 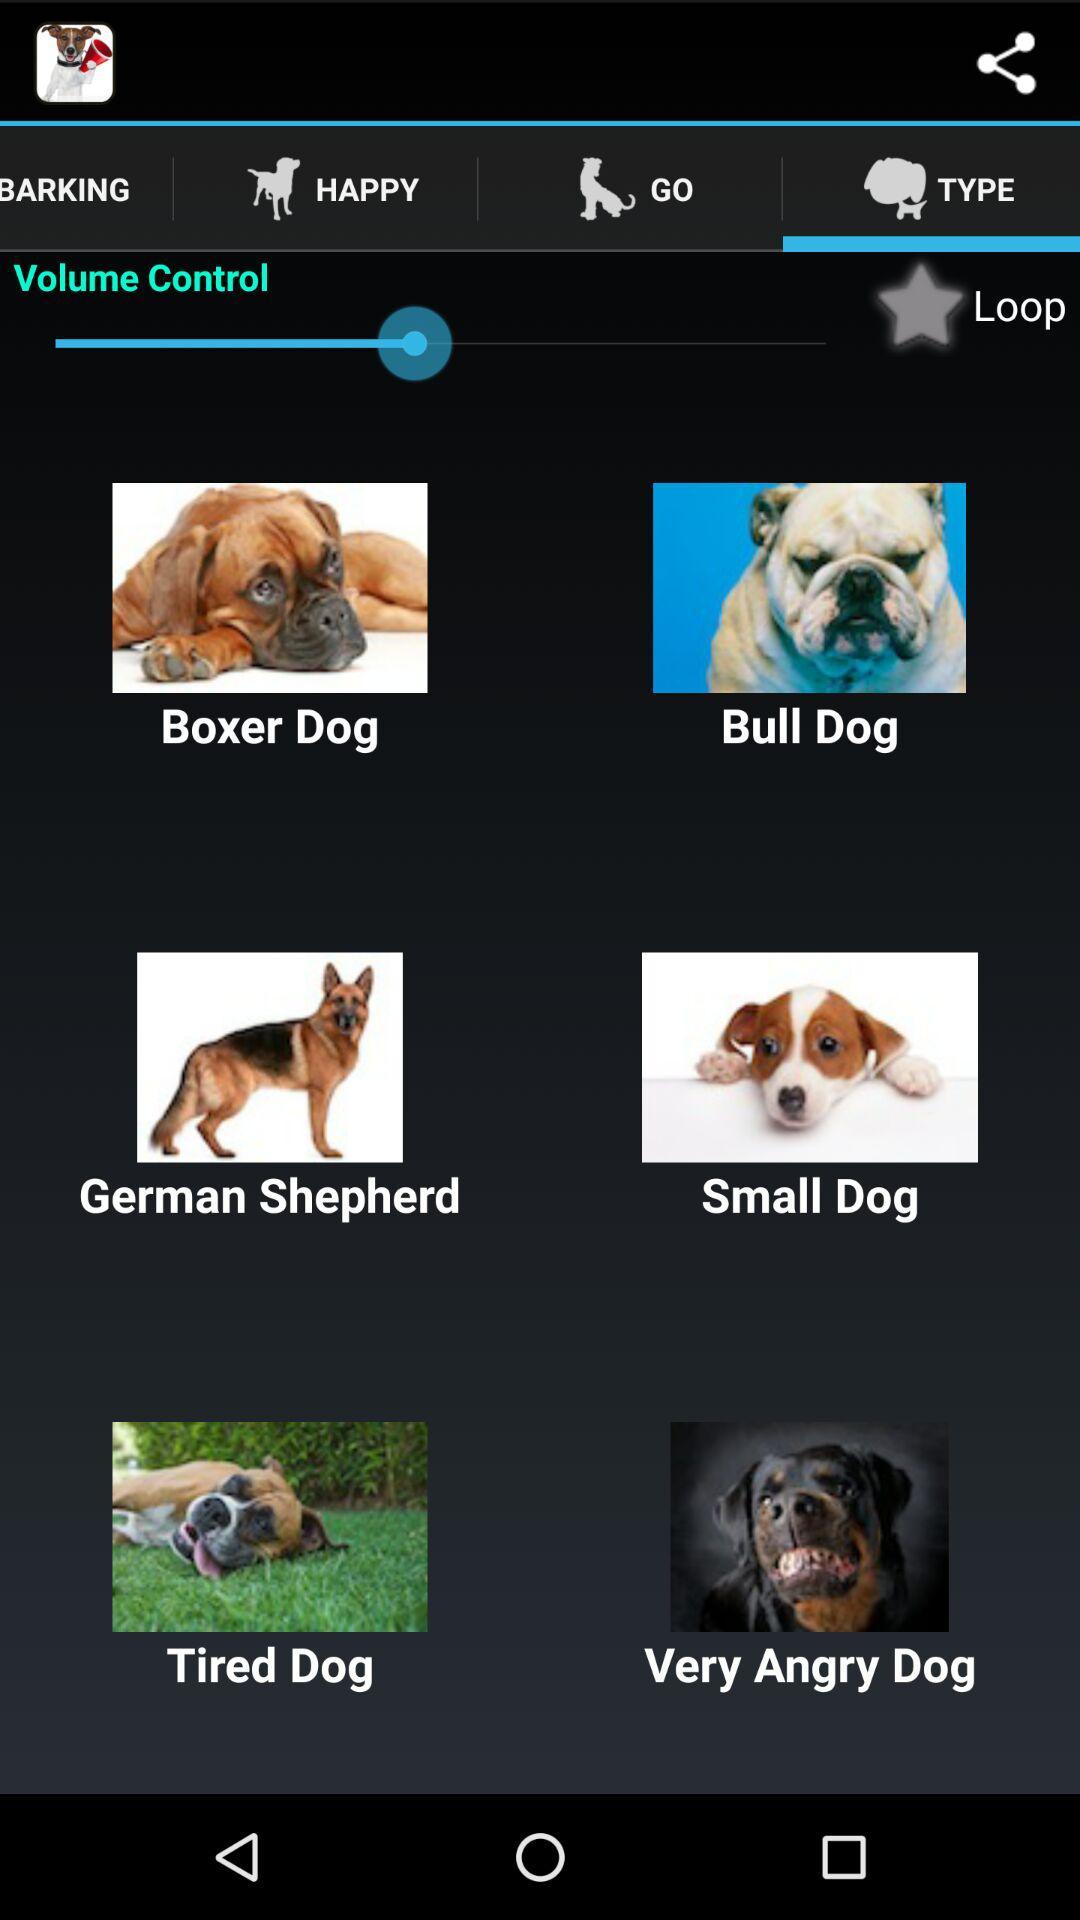 I want to click on icon above german shepherd button, so click(x=810, y=618).